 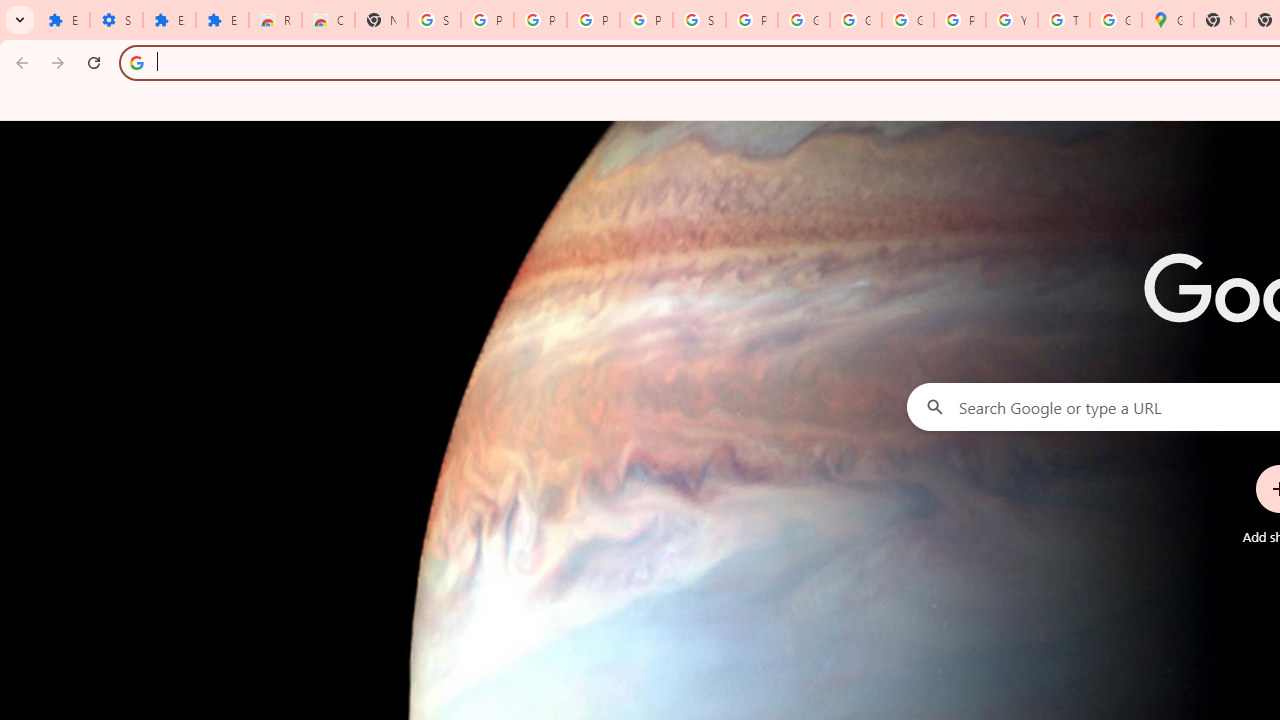 I want to click on 'Sign in - Google Accounts', so click(x=433, y=20).